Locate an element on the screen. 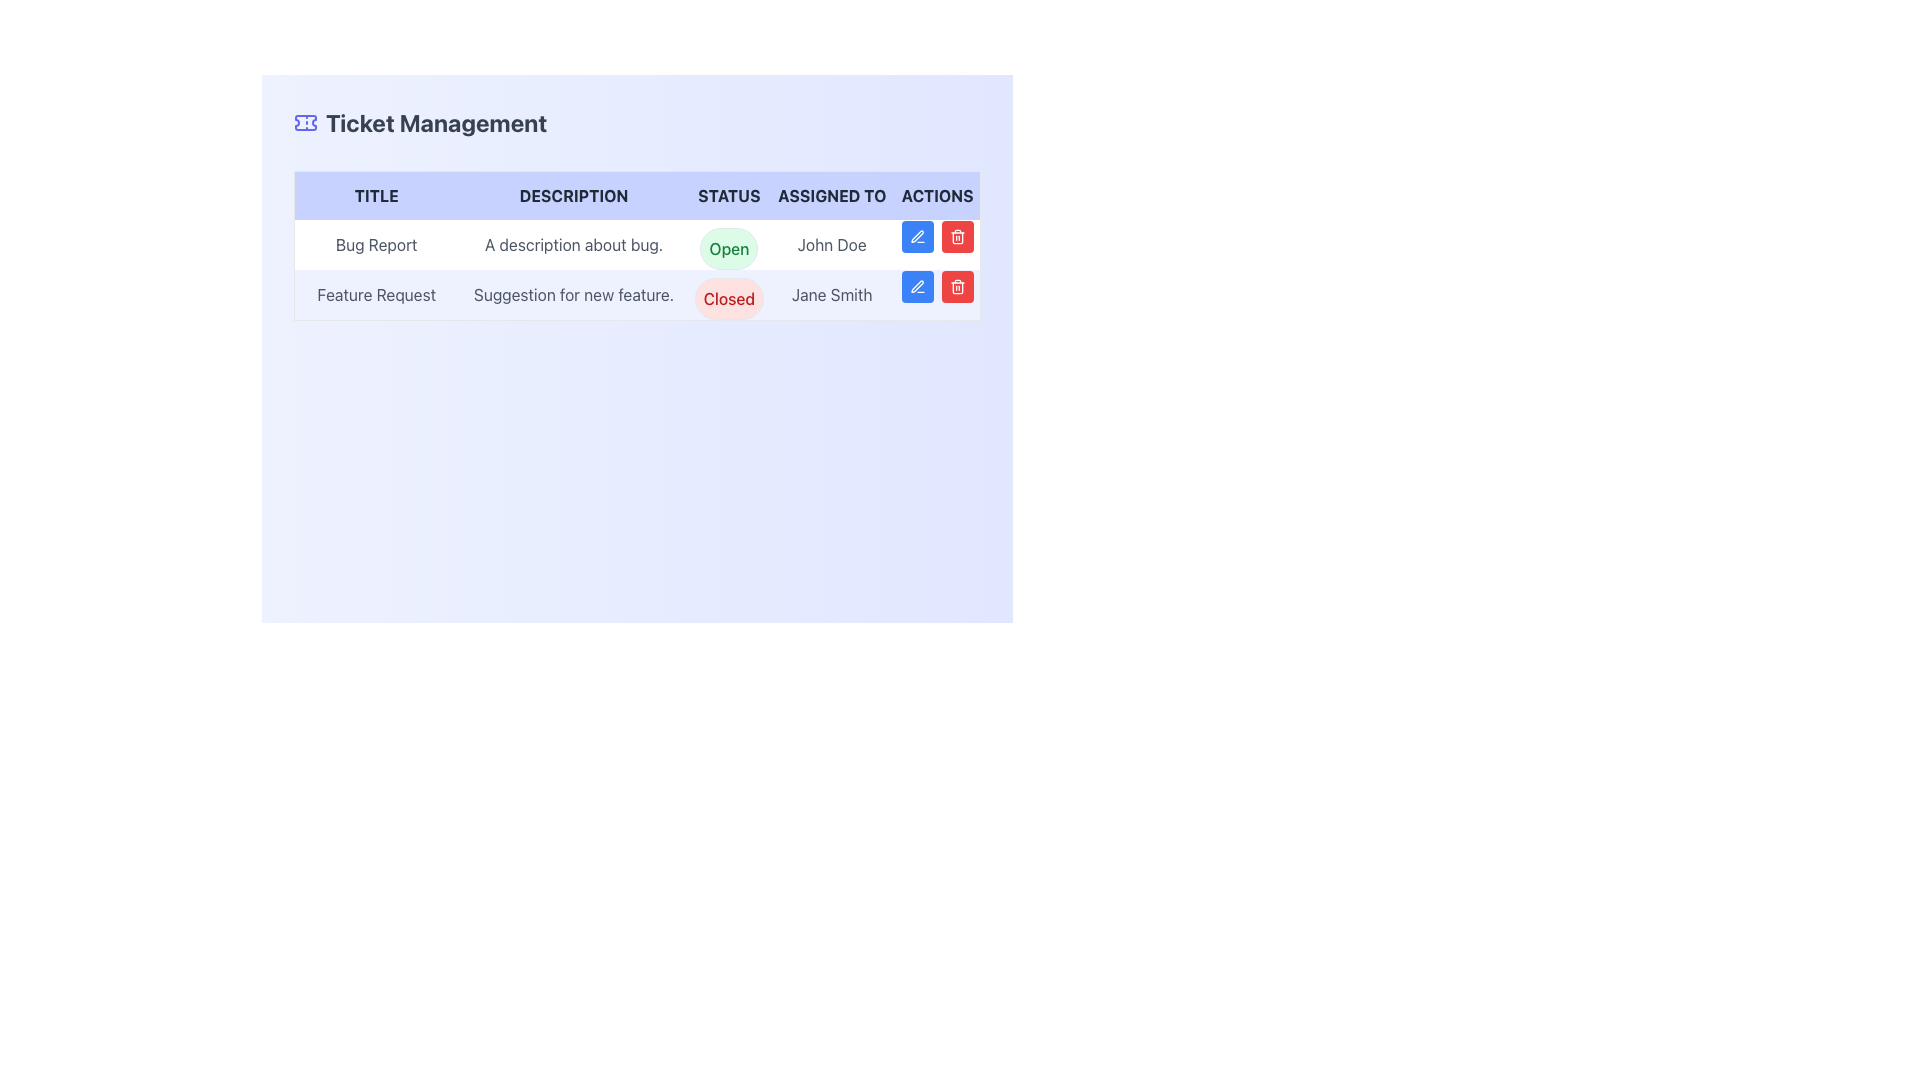 This screenshot has height=1080, width=1920. the text label that serves as the title for a ticket entry in the ticket management interface, located at the top-left corner of the table is located at coordinates (376, 243).